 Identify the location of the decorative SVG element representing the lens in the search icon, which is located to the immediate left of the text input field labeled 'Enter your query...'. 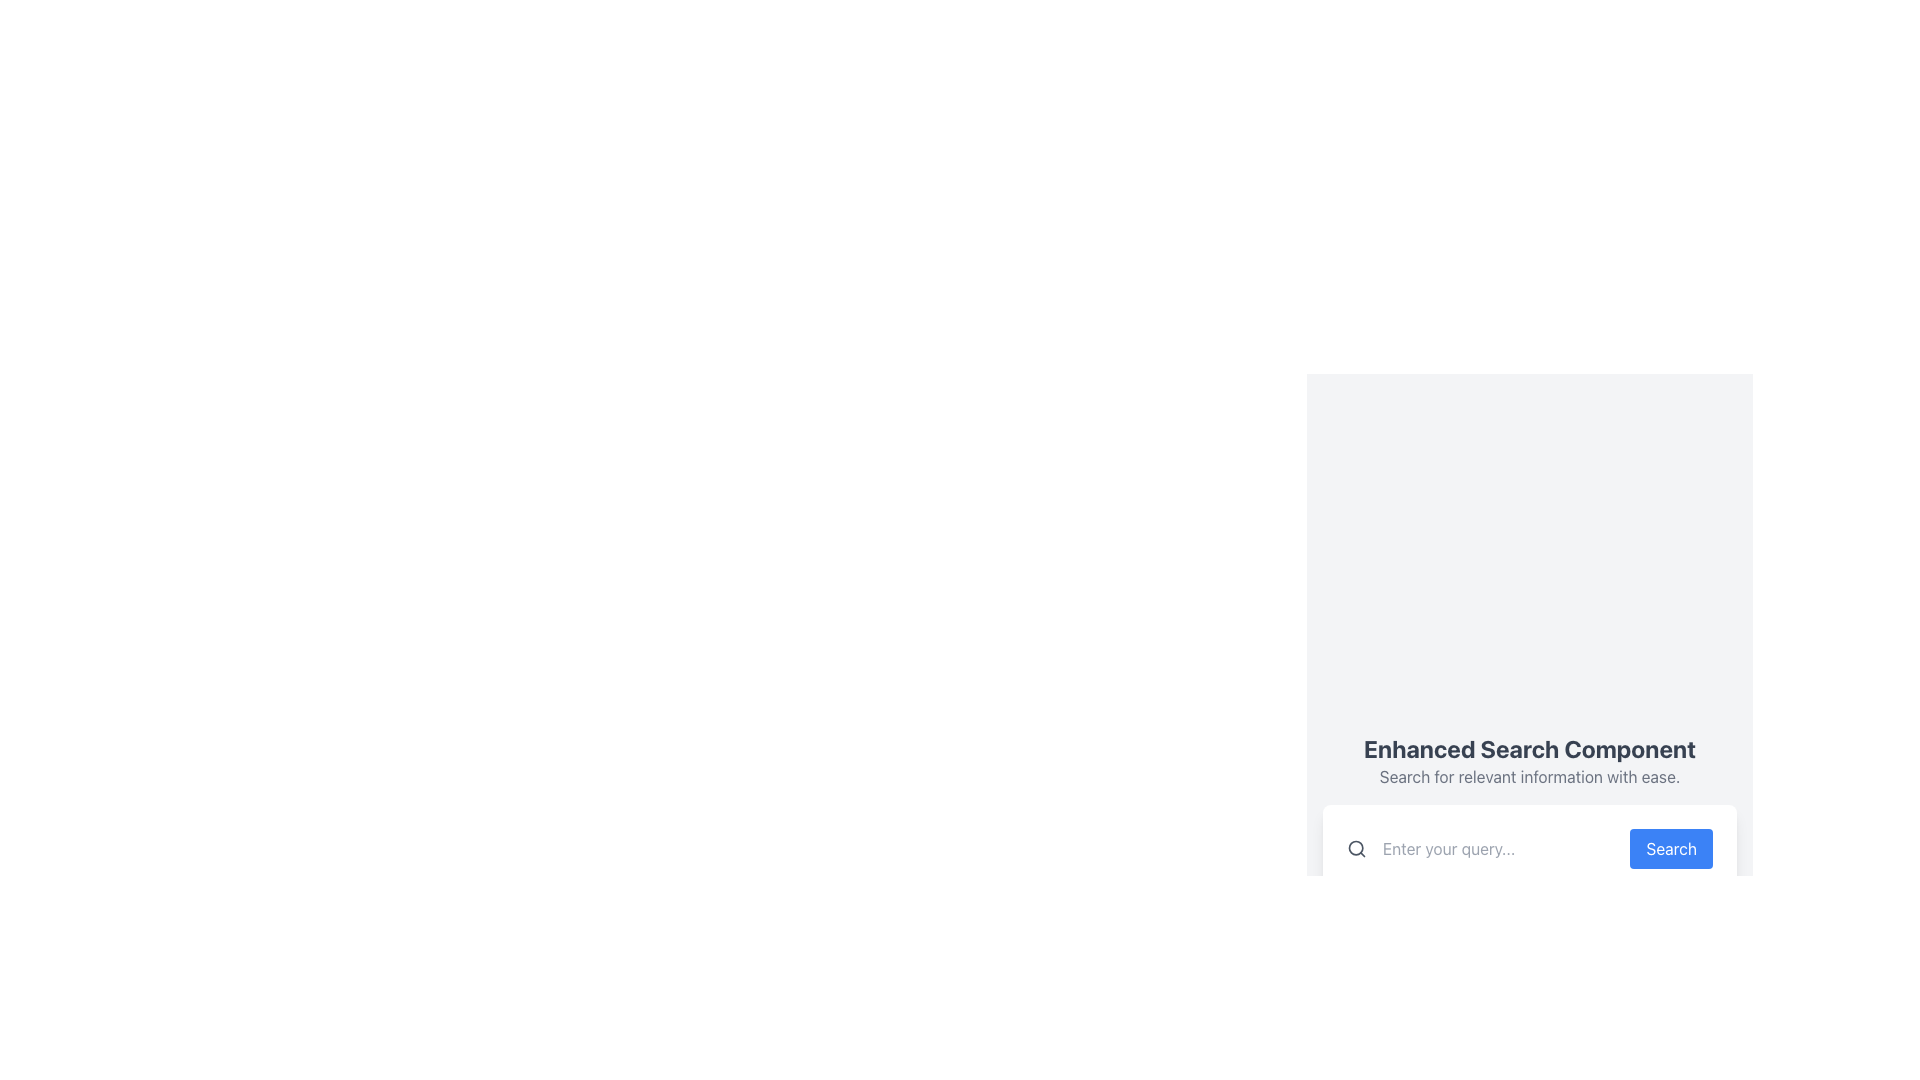
(1356, 847).